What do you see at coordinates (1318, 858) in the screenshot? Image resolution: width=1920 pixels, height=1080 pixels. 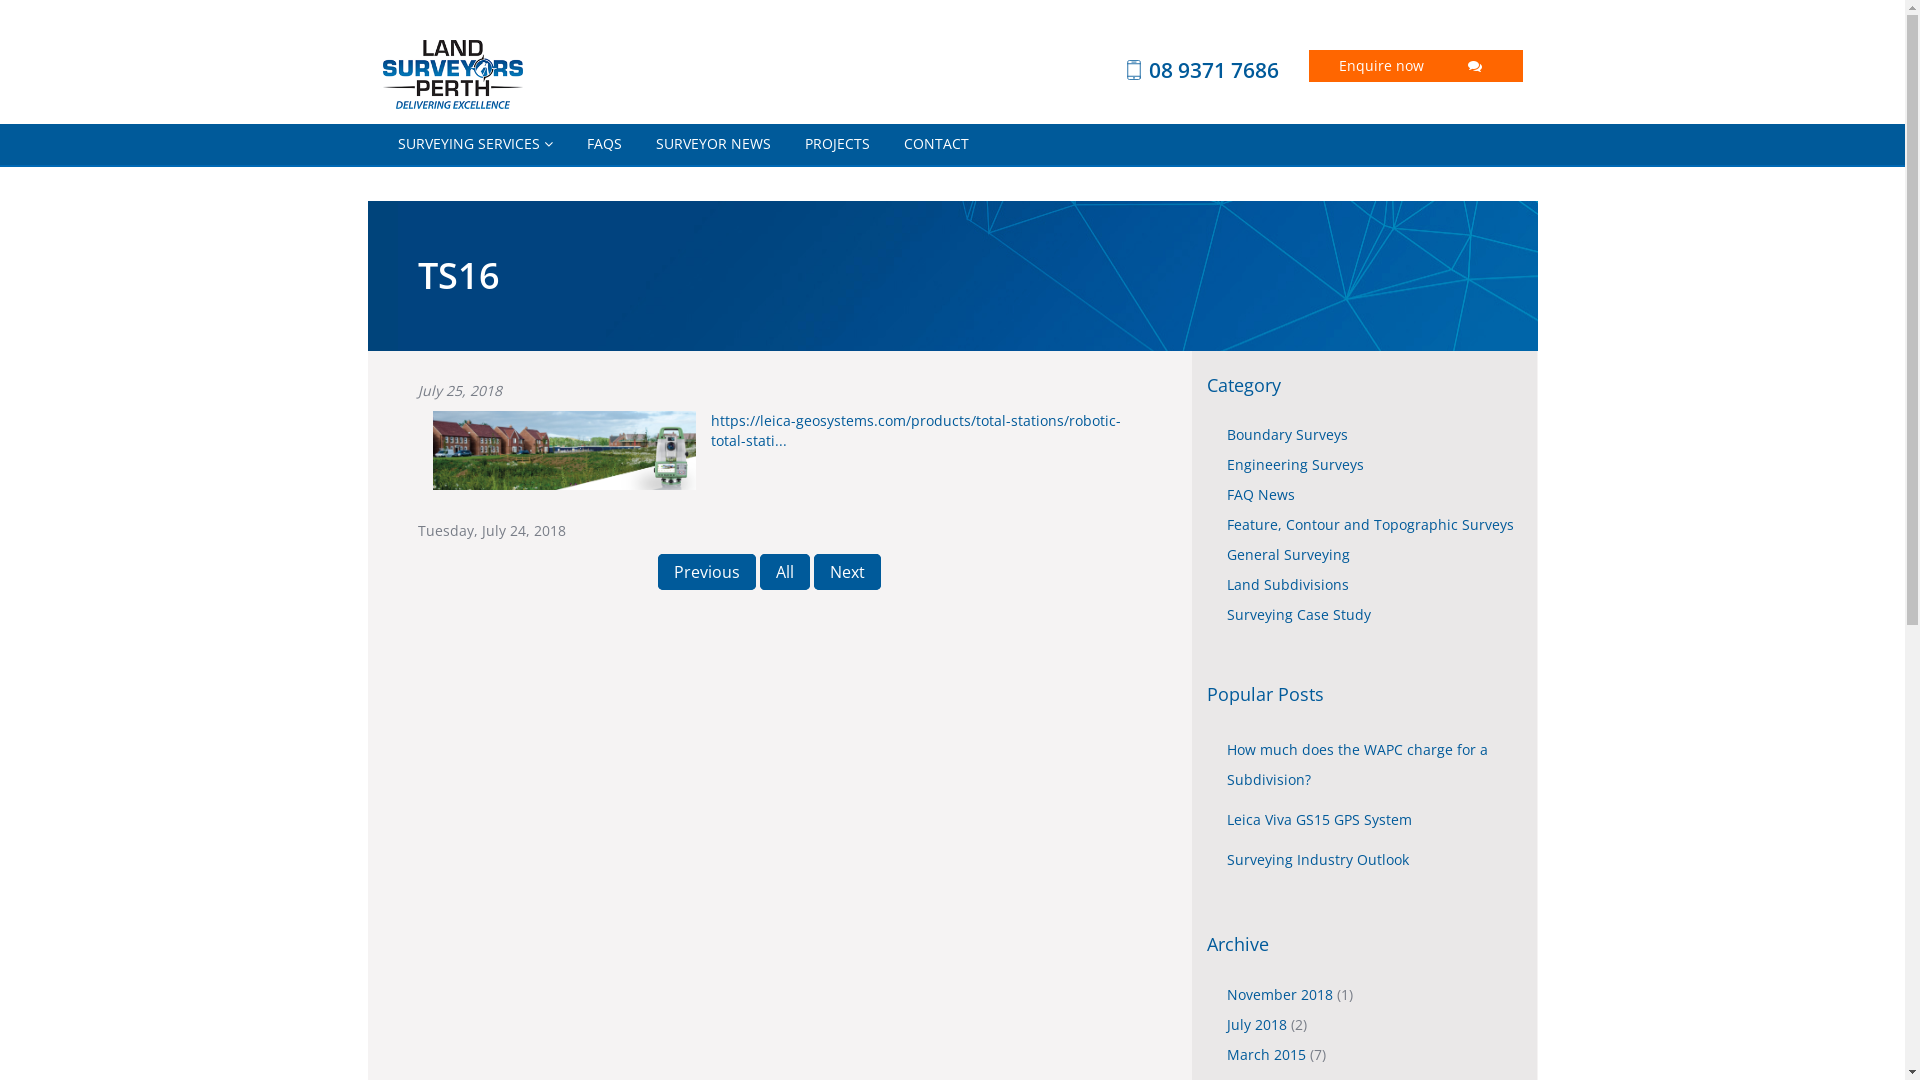 I see `'Surveying Industry Outlook'` at bounding box center [1318, 858].